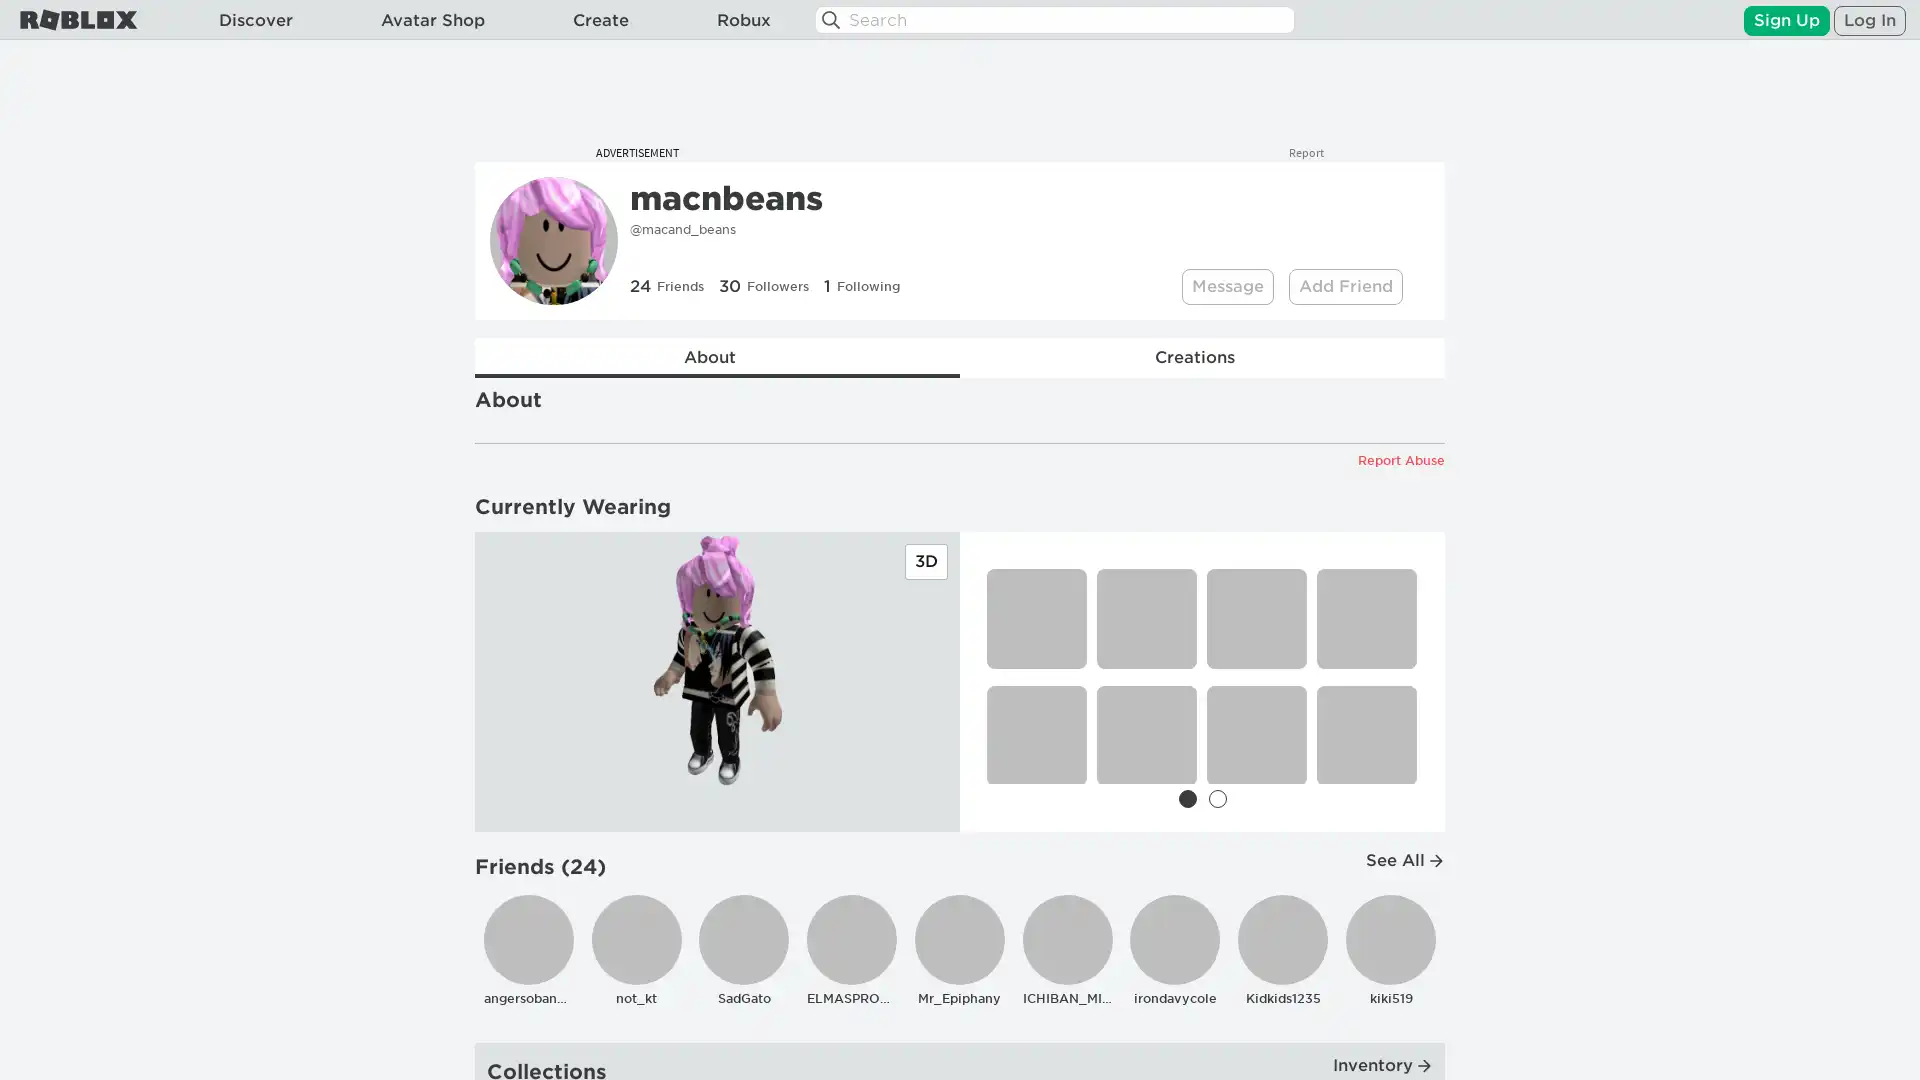  I want to click on 3D, so click(925, 562).